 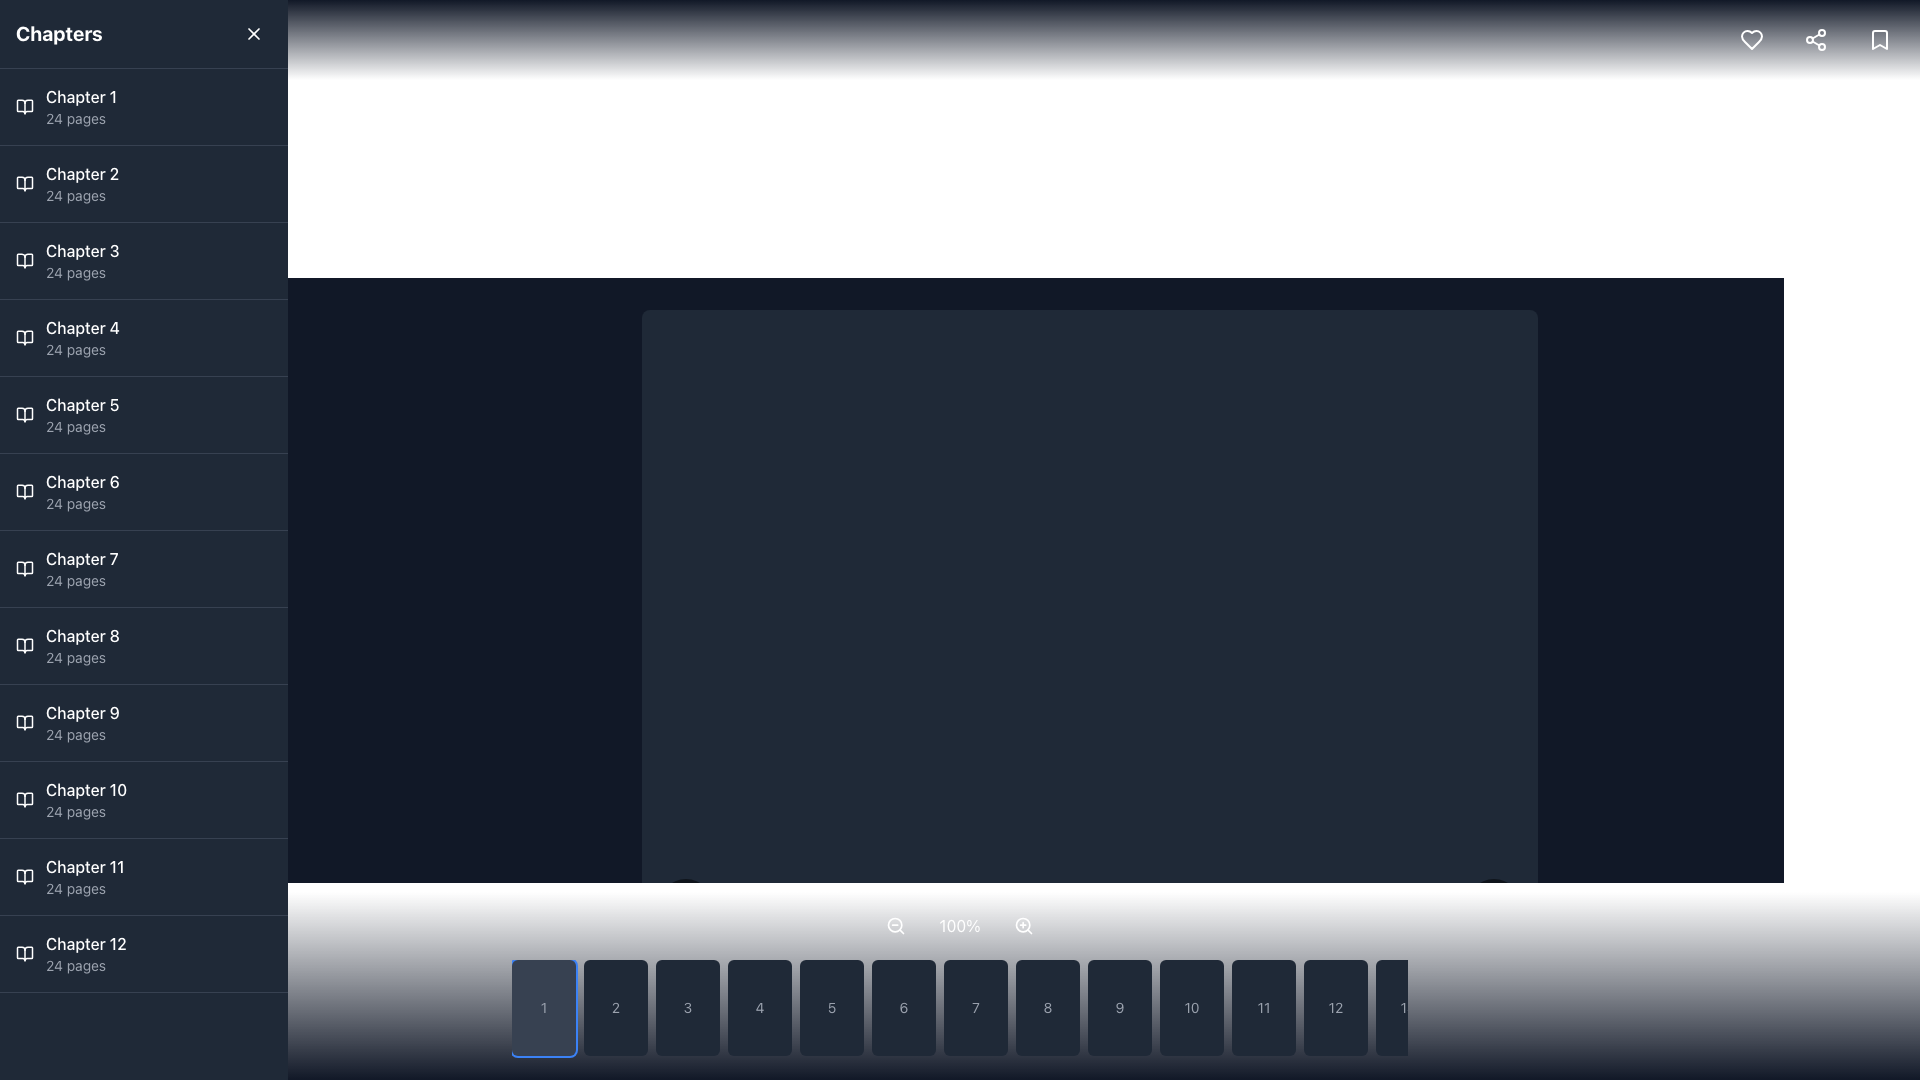 I want to click on the open book icon located in the sidebar, adjacent to the 'Chapter 3 24 pages' text label, so click(x=24, y=260).